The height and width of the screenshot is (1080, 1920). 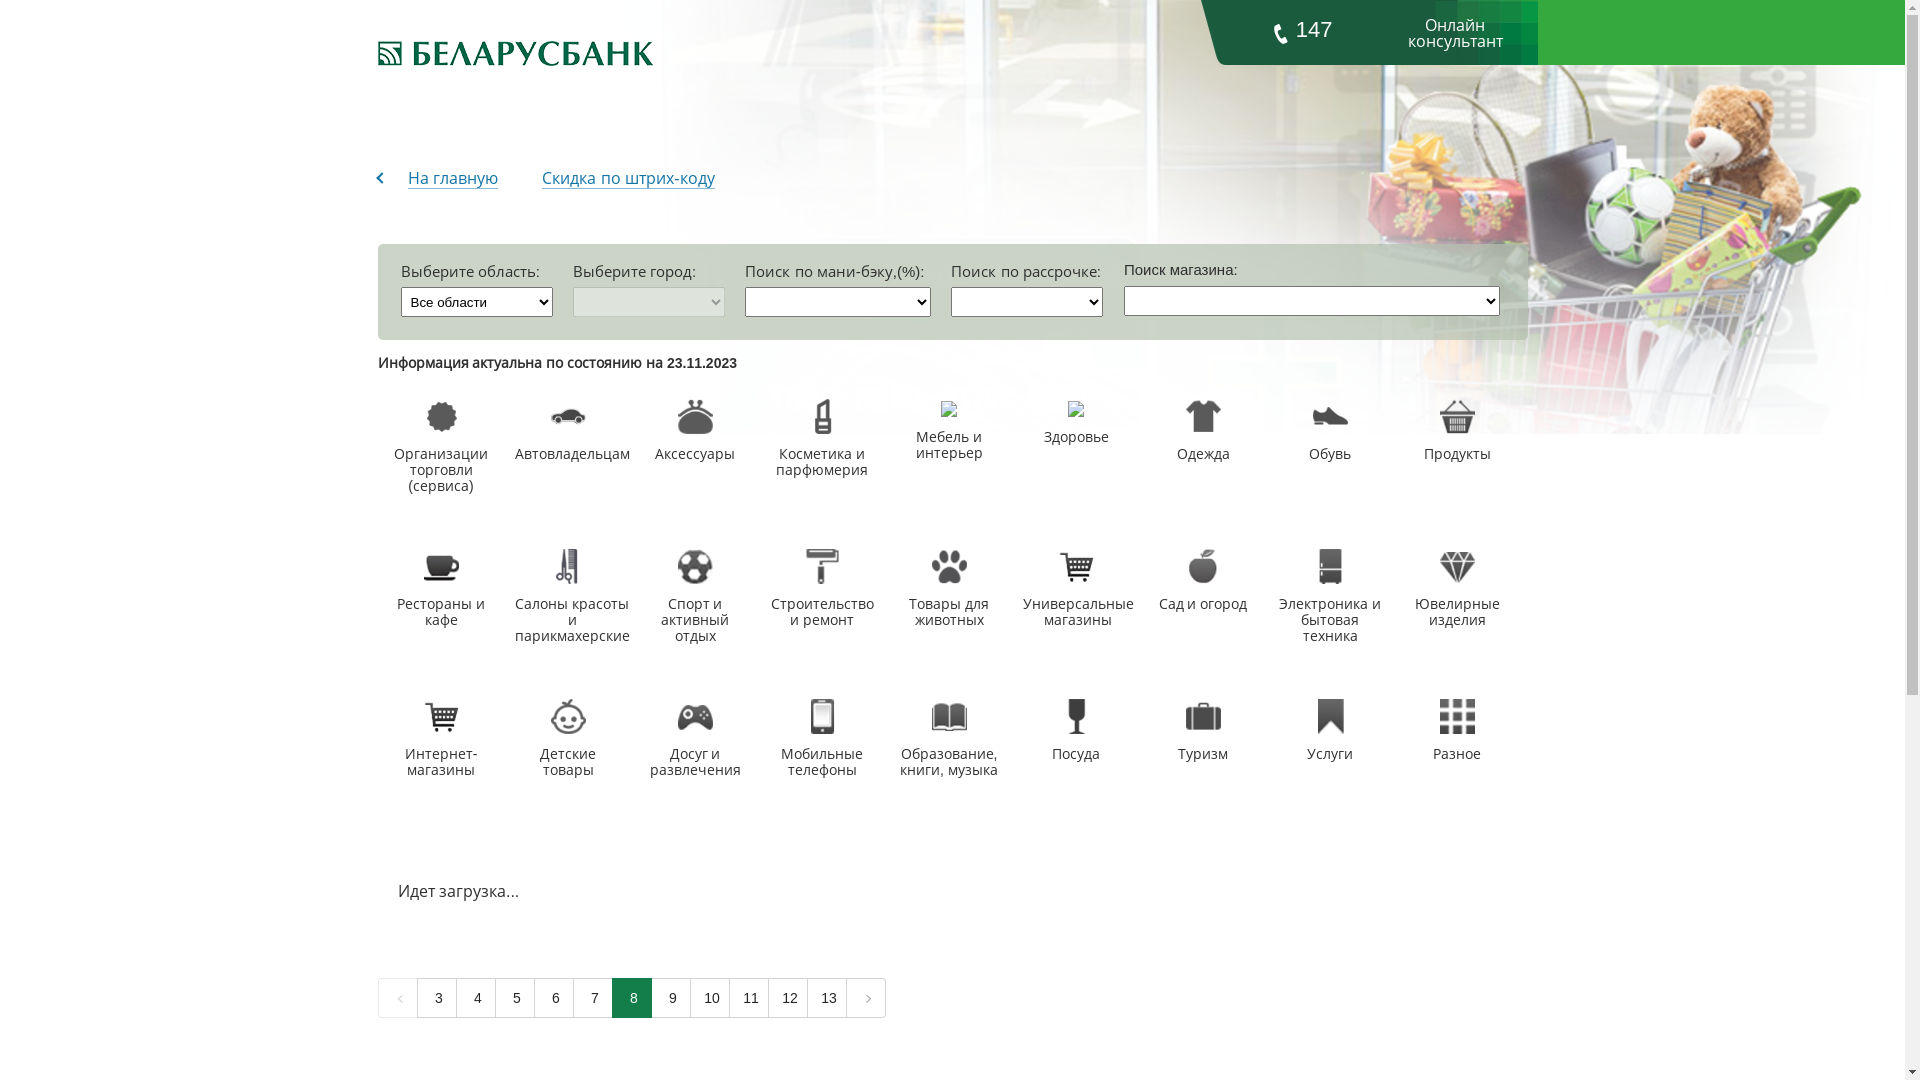 I want to click on '10', so click(x=710, y=998).